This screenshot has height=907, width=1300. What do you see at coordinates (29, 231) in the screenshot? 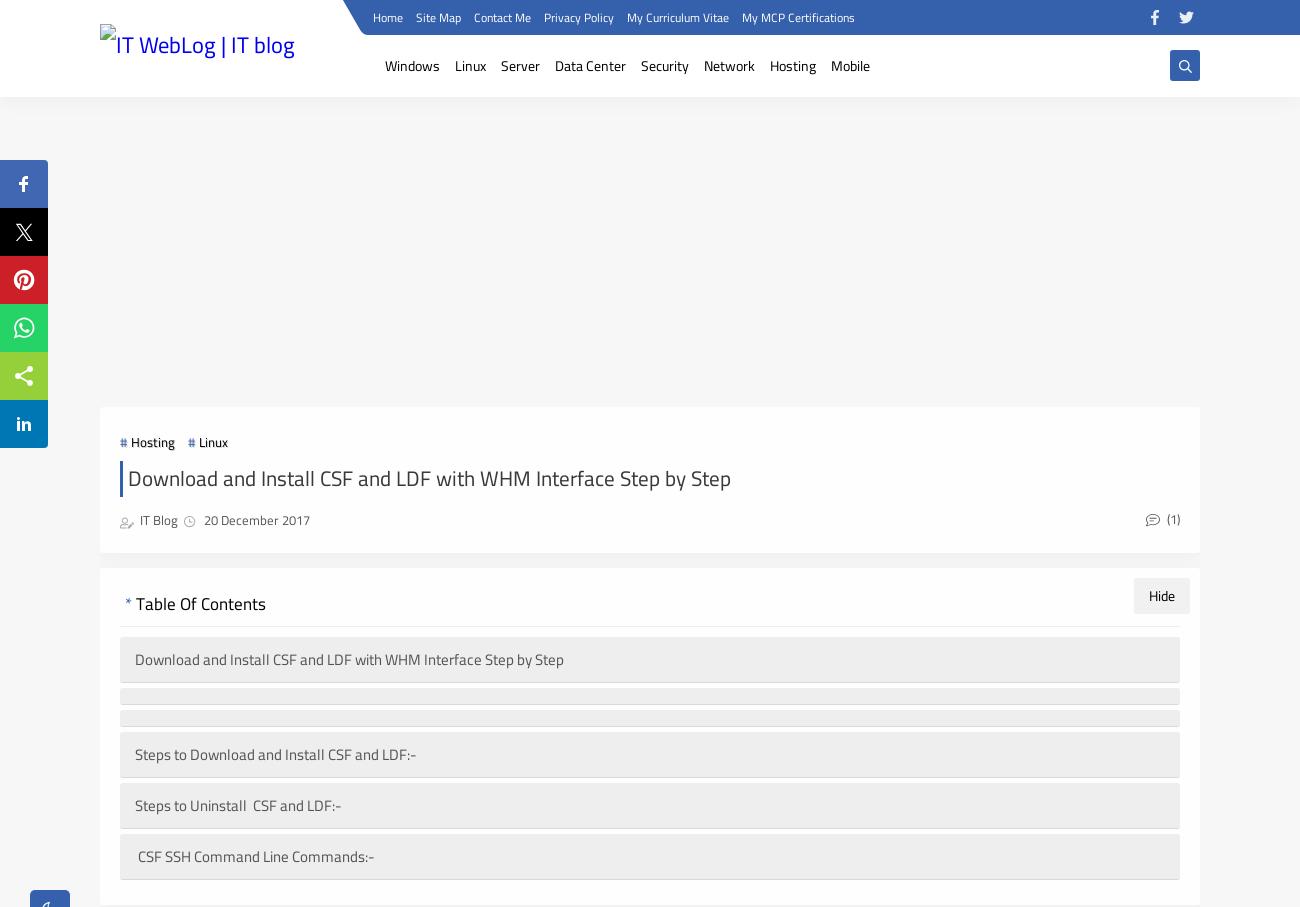
I see `'Tweet'` at bounding box center [29, 231].